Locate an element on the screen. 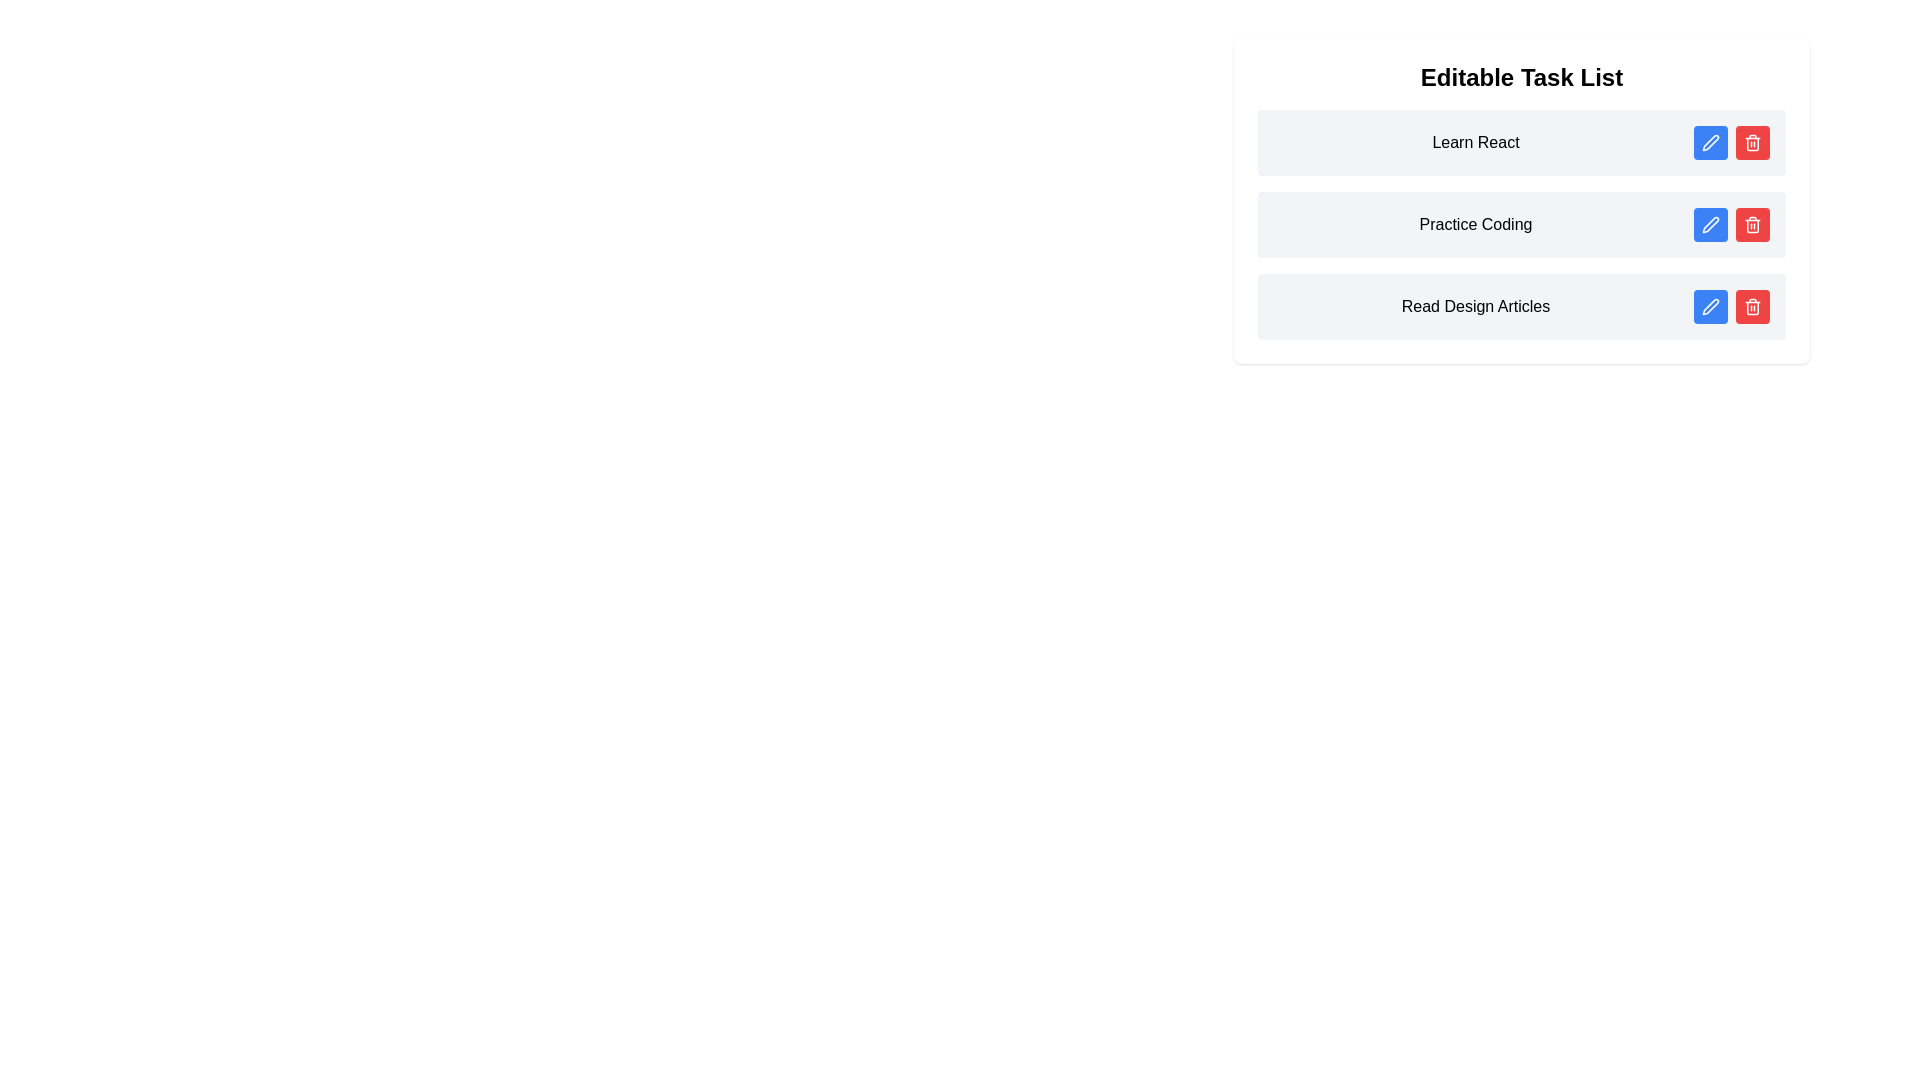  the text label displaying 'Learn React' that is part of the topmost task item in the editable task list is located at coordinates (1476, 141).